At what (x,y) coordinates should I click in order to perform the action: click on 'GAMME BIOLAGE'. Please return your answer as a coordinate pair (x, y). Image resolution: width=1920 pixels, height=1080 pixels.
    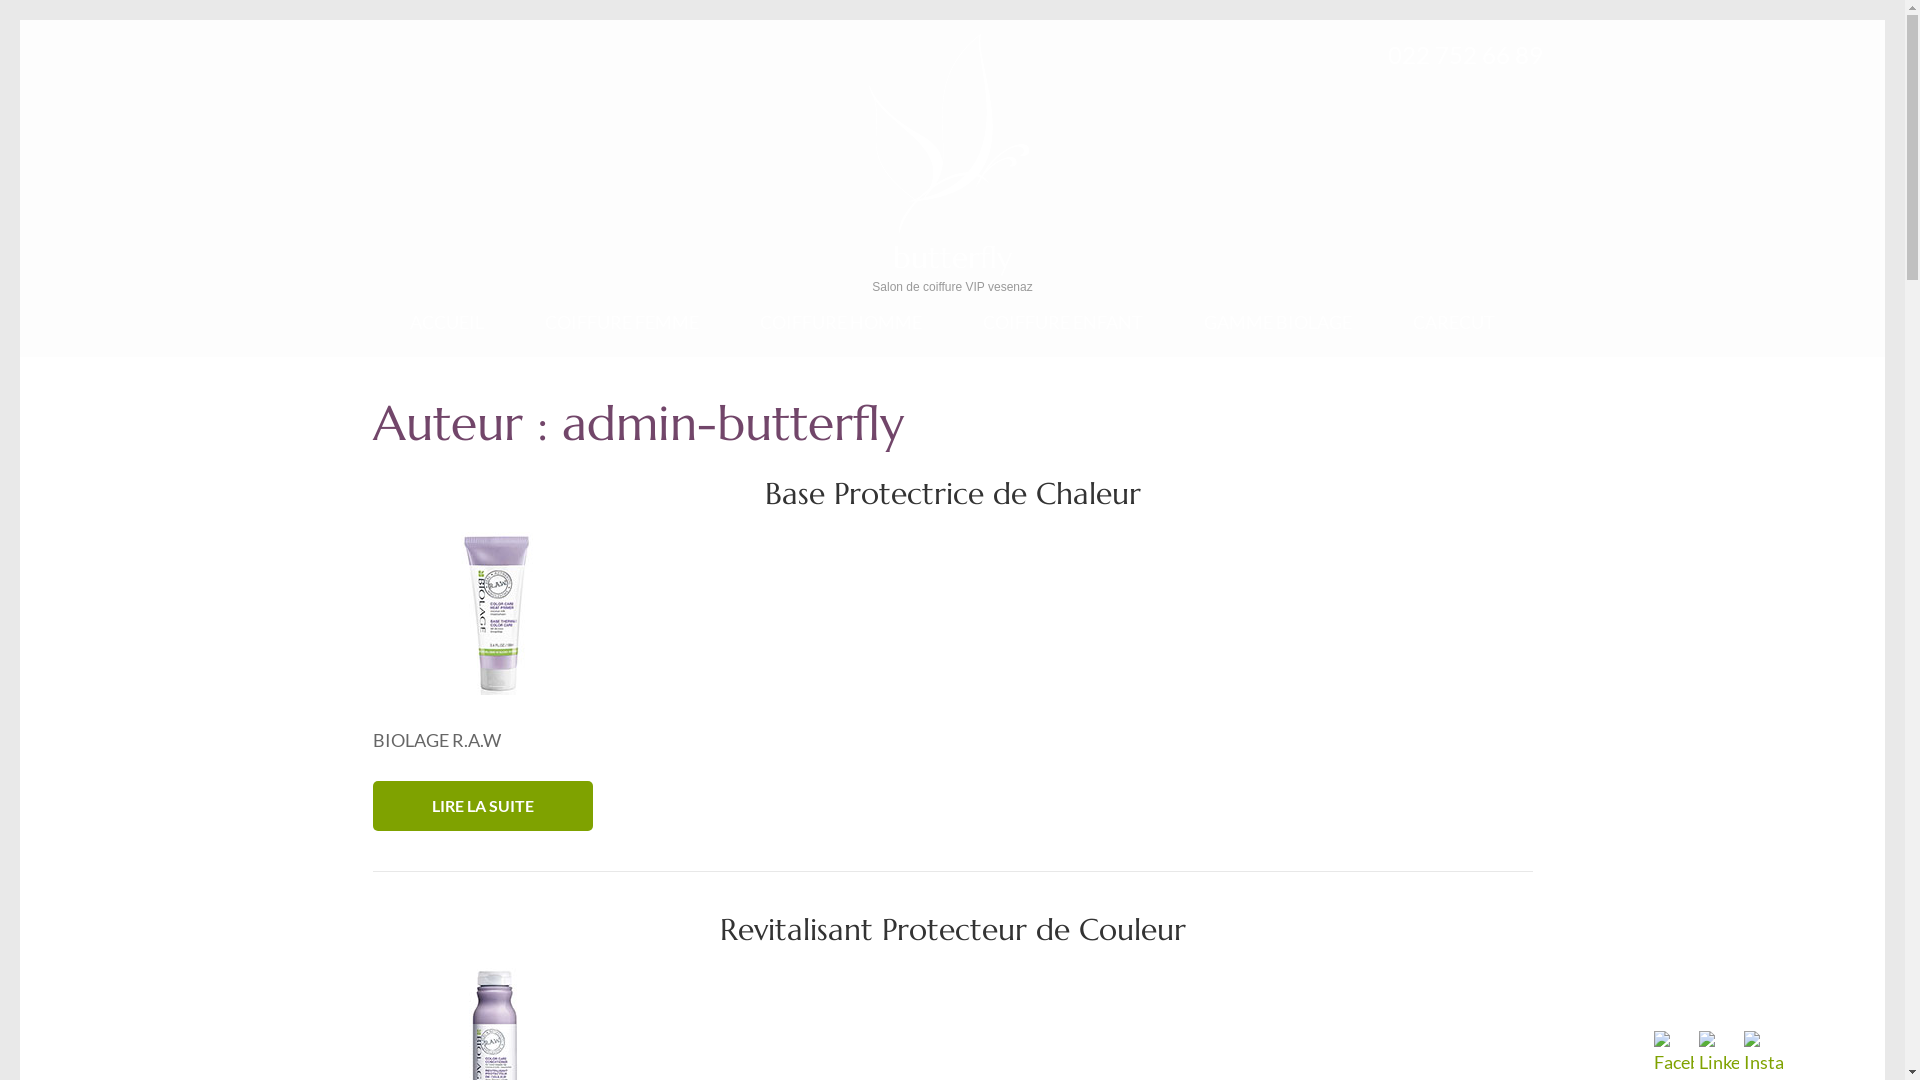
    Looking at the image, I should click on (1203, 333).